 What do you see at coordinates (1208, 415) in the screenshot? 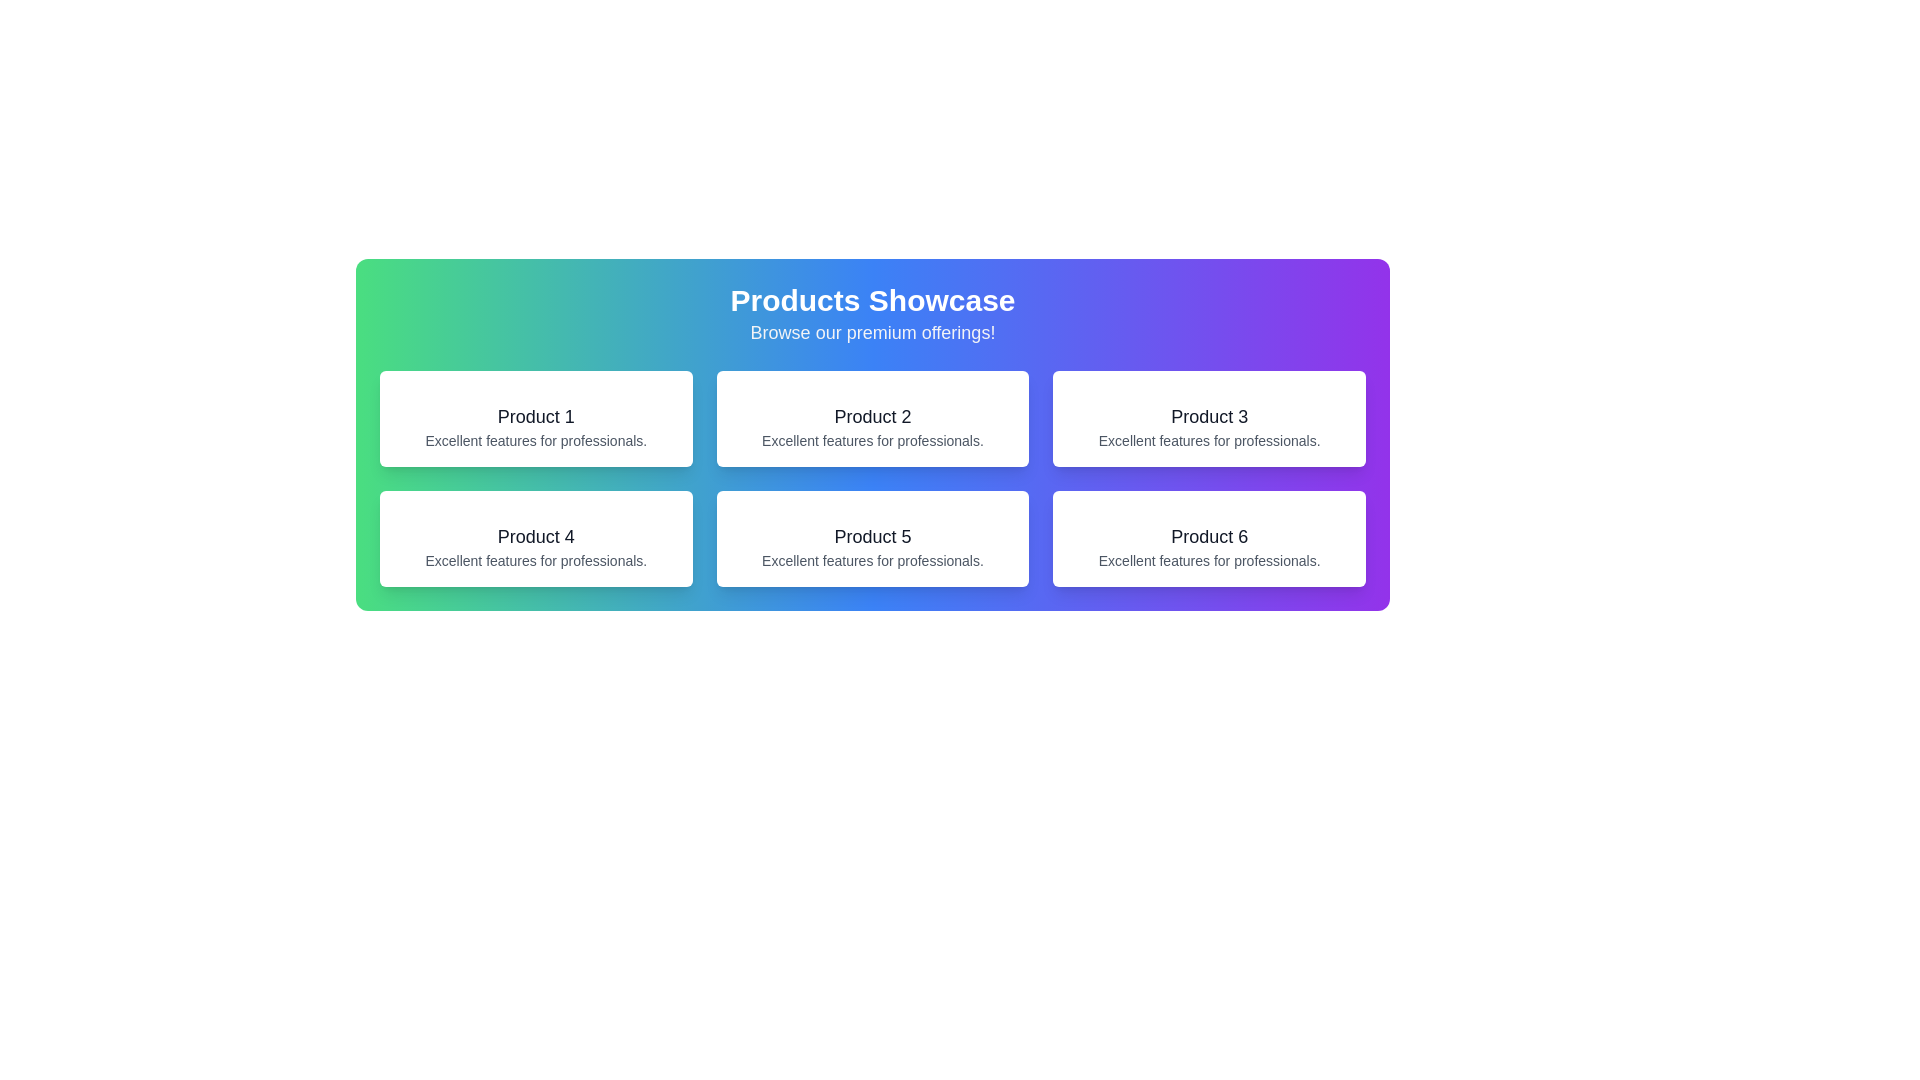
I see `the text label element that reads 'Product 3', which is styled with a bold medium-sized font and is located in the top row of a grid layout, directly below 'Products Showcase'` at bounding box center [1208, 415].